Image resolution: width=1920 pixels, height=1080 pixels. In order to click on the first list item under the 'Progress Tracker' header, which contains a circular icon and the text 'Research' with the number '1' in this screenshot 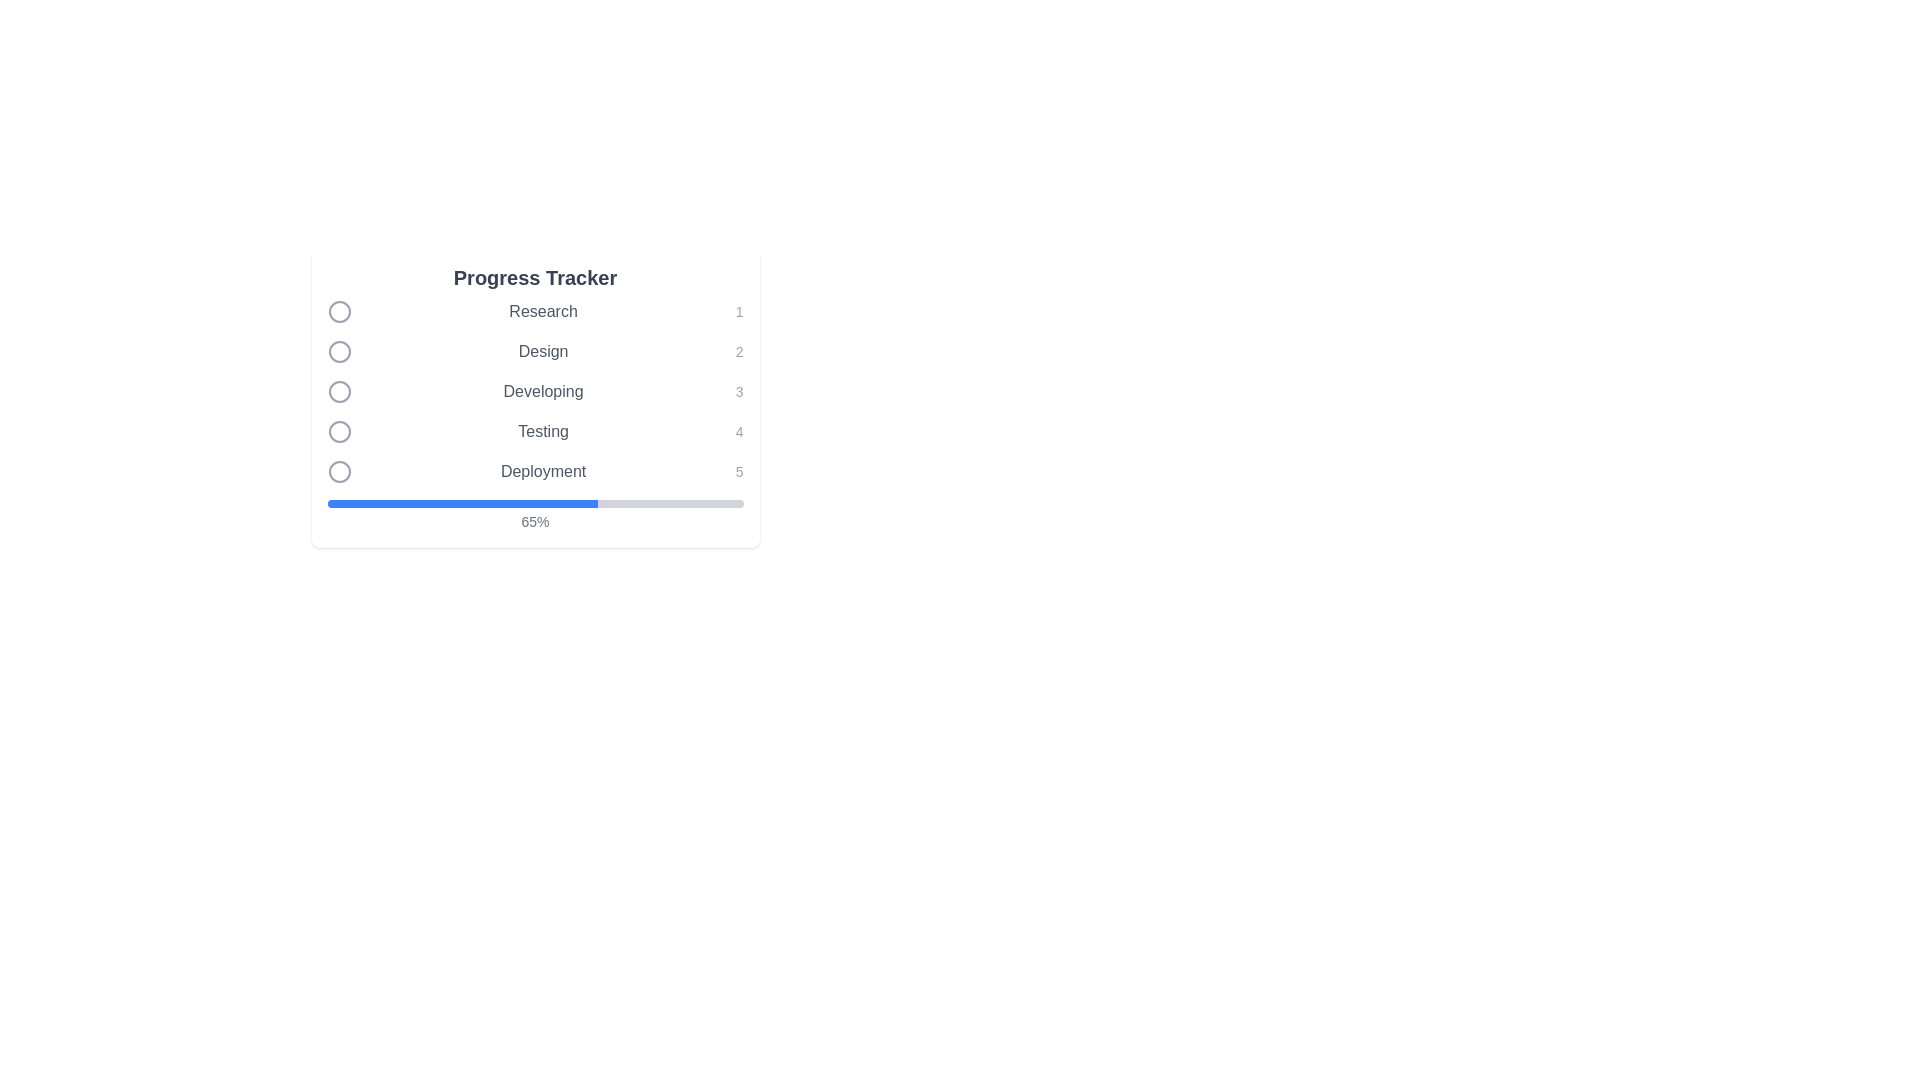, I will do `click(535, 312)`.